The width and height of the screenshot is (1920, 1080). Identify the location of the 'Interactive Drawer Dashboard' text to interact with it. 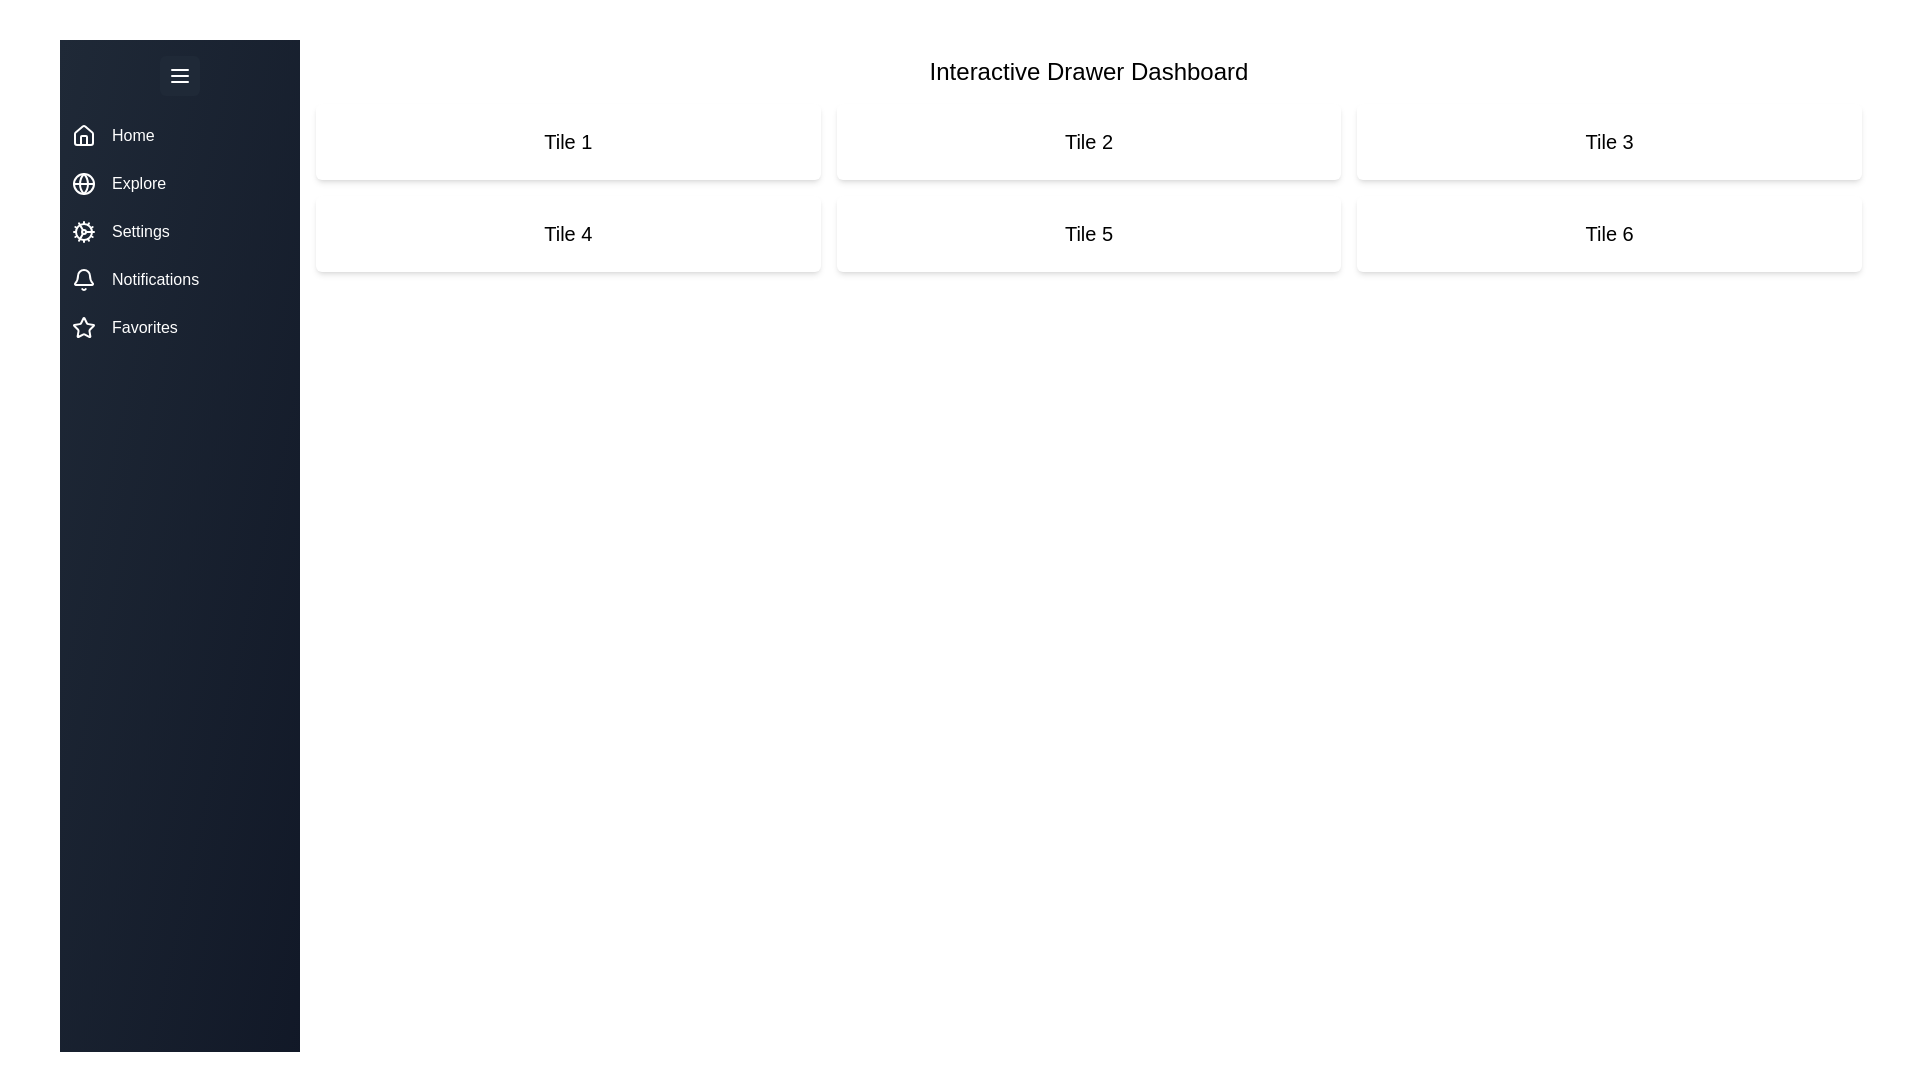
(1088, 71).